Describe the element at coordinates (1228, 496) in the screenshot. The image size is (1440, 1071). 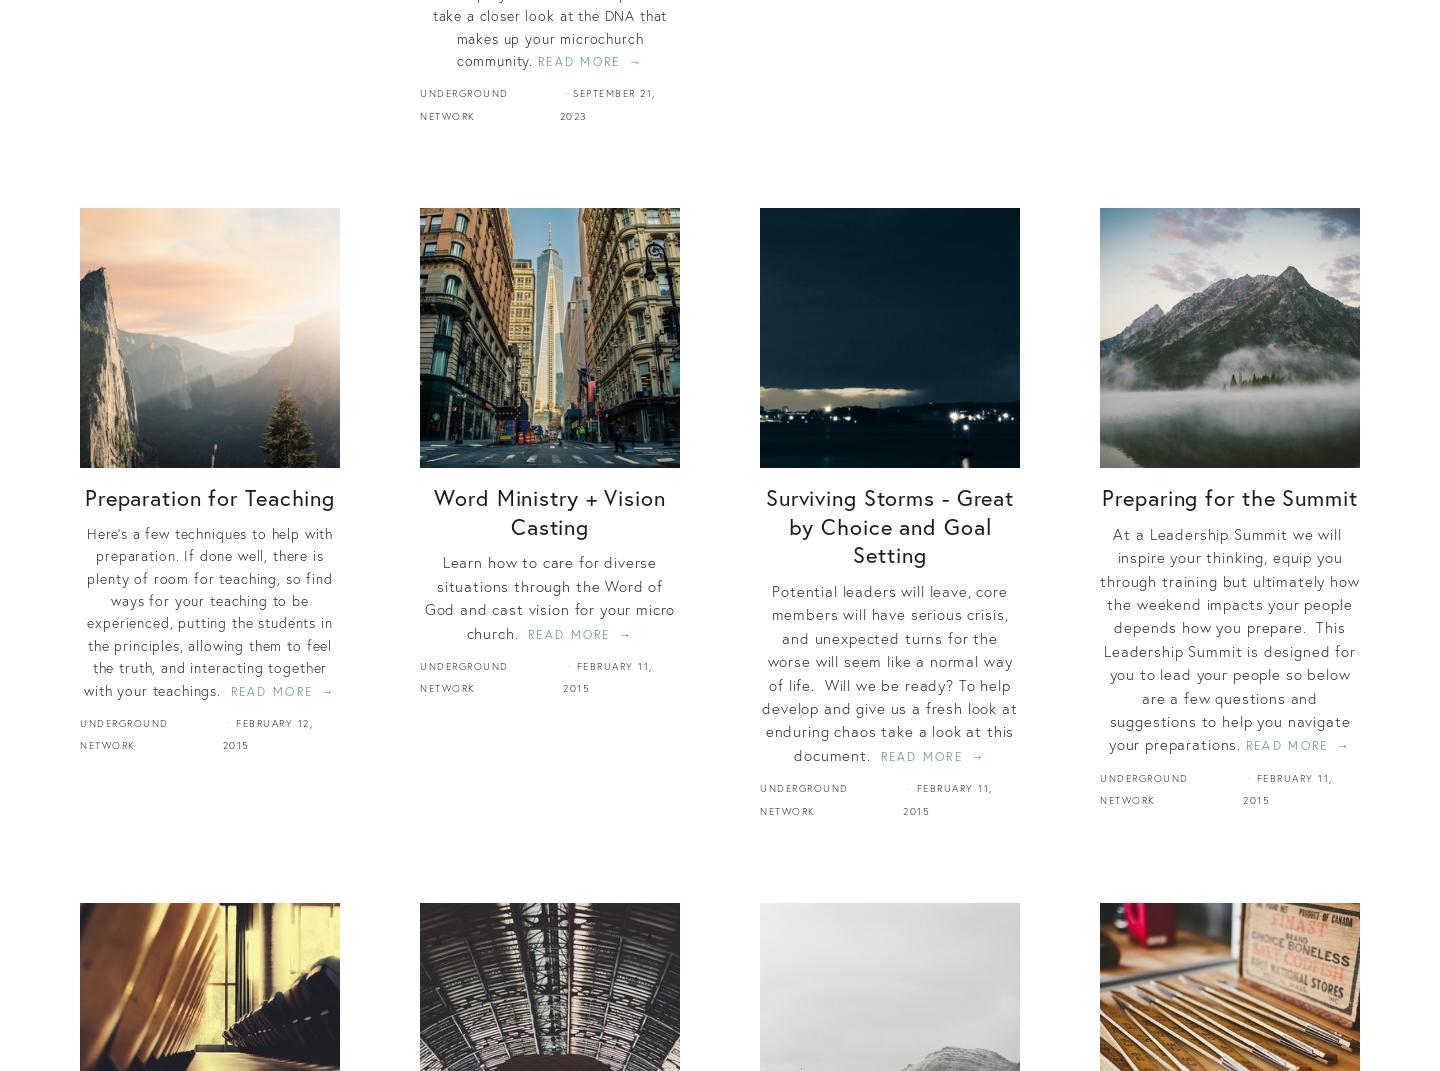
I see `'Preparing for the Summit'` at that location.